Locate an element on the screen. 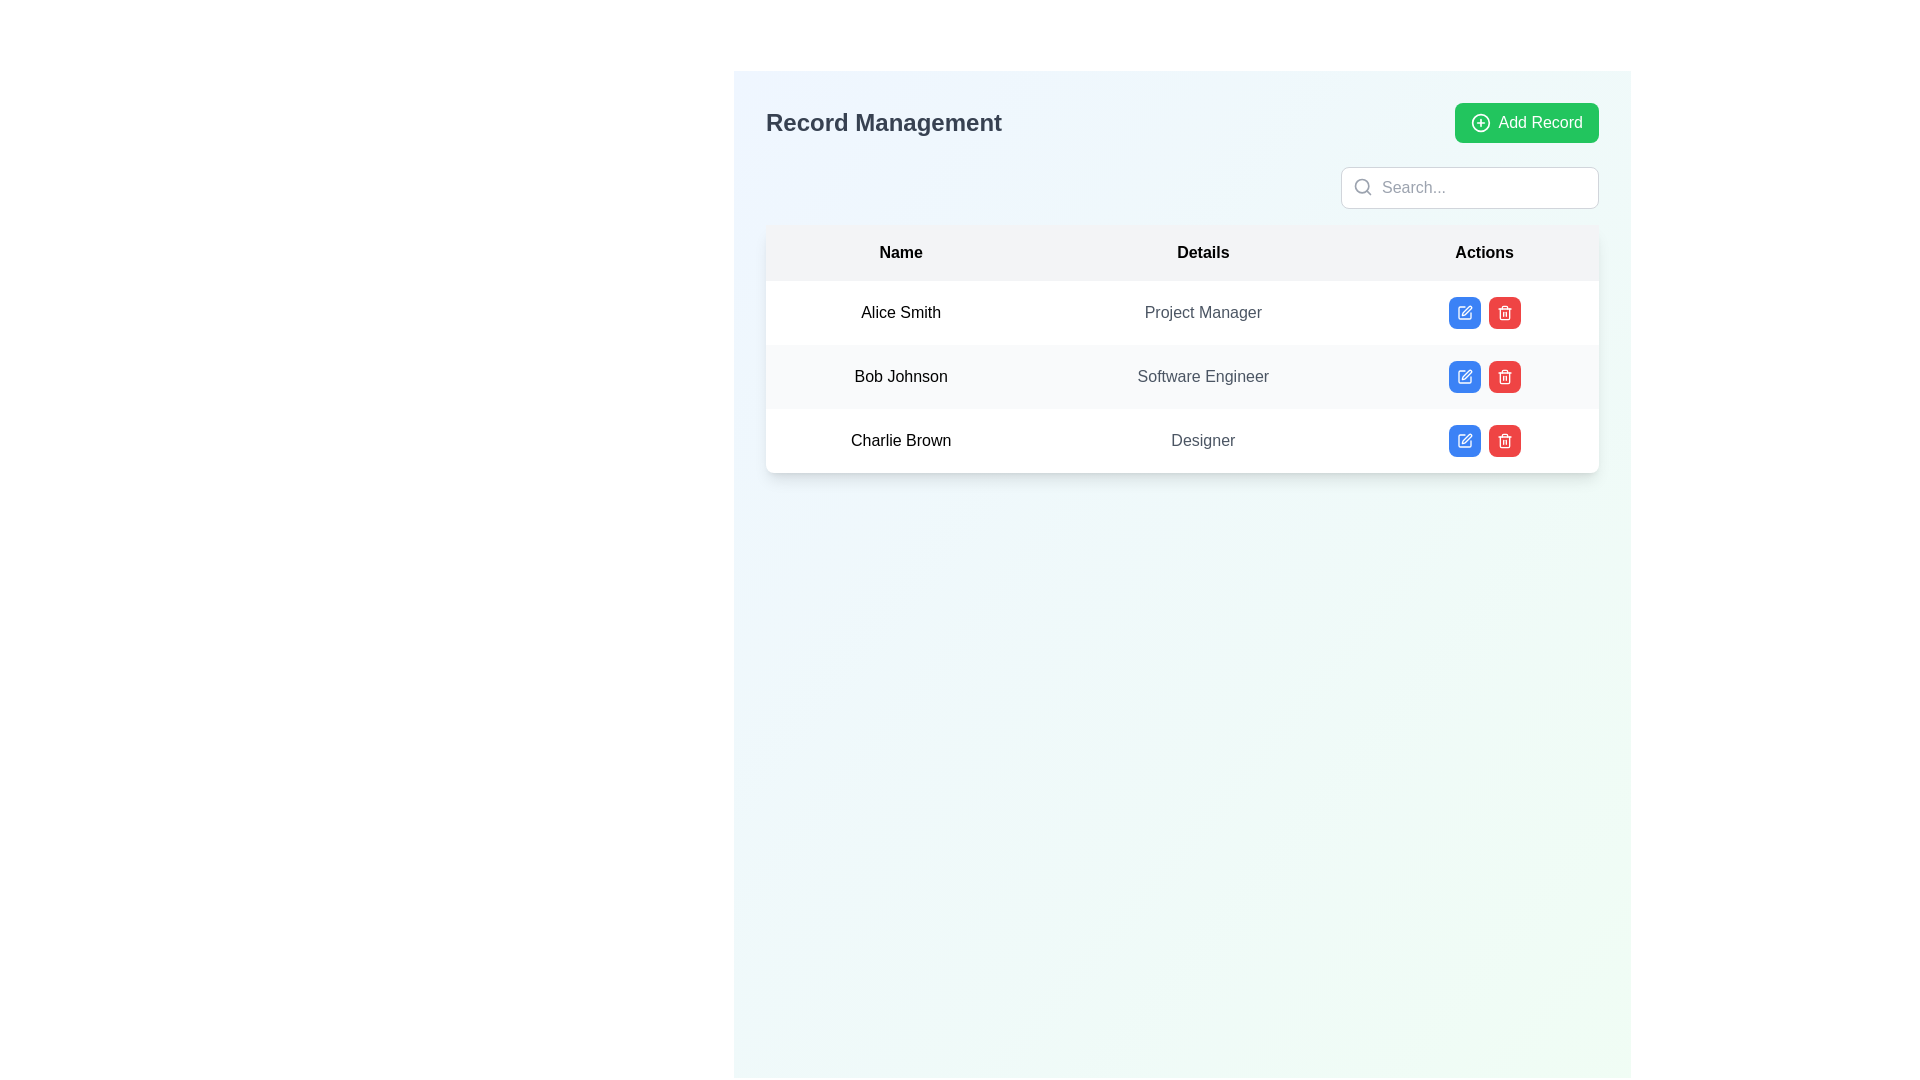 This screenshot has height=1080, width=1920. the static text label displaying 'Designer' in gray color, located in the 'Details' column of the table for 'Charlie Brown' is located at coordinates (1202, 439).